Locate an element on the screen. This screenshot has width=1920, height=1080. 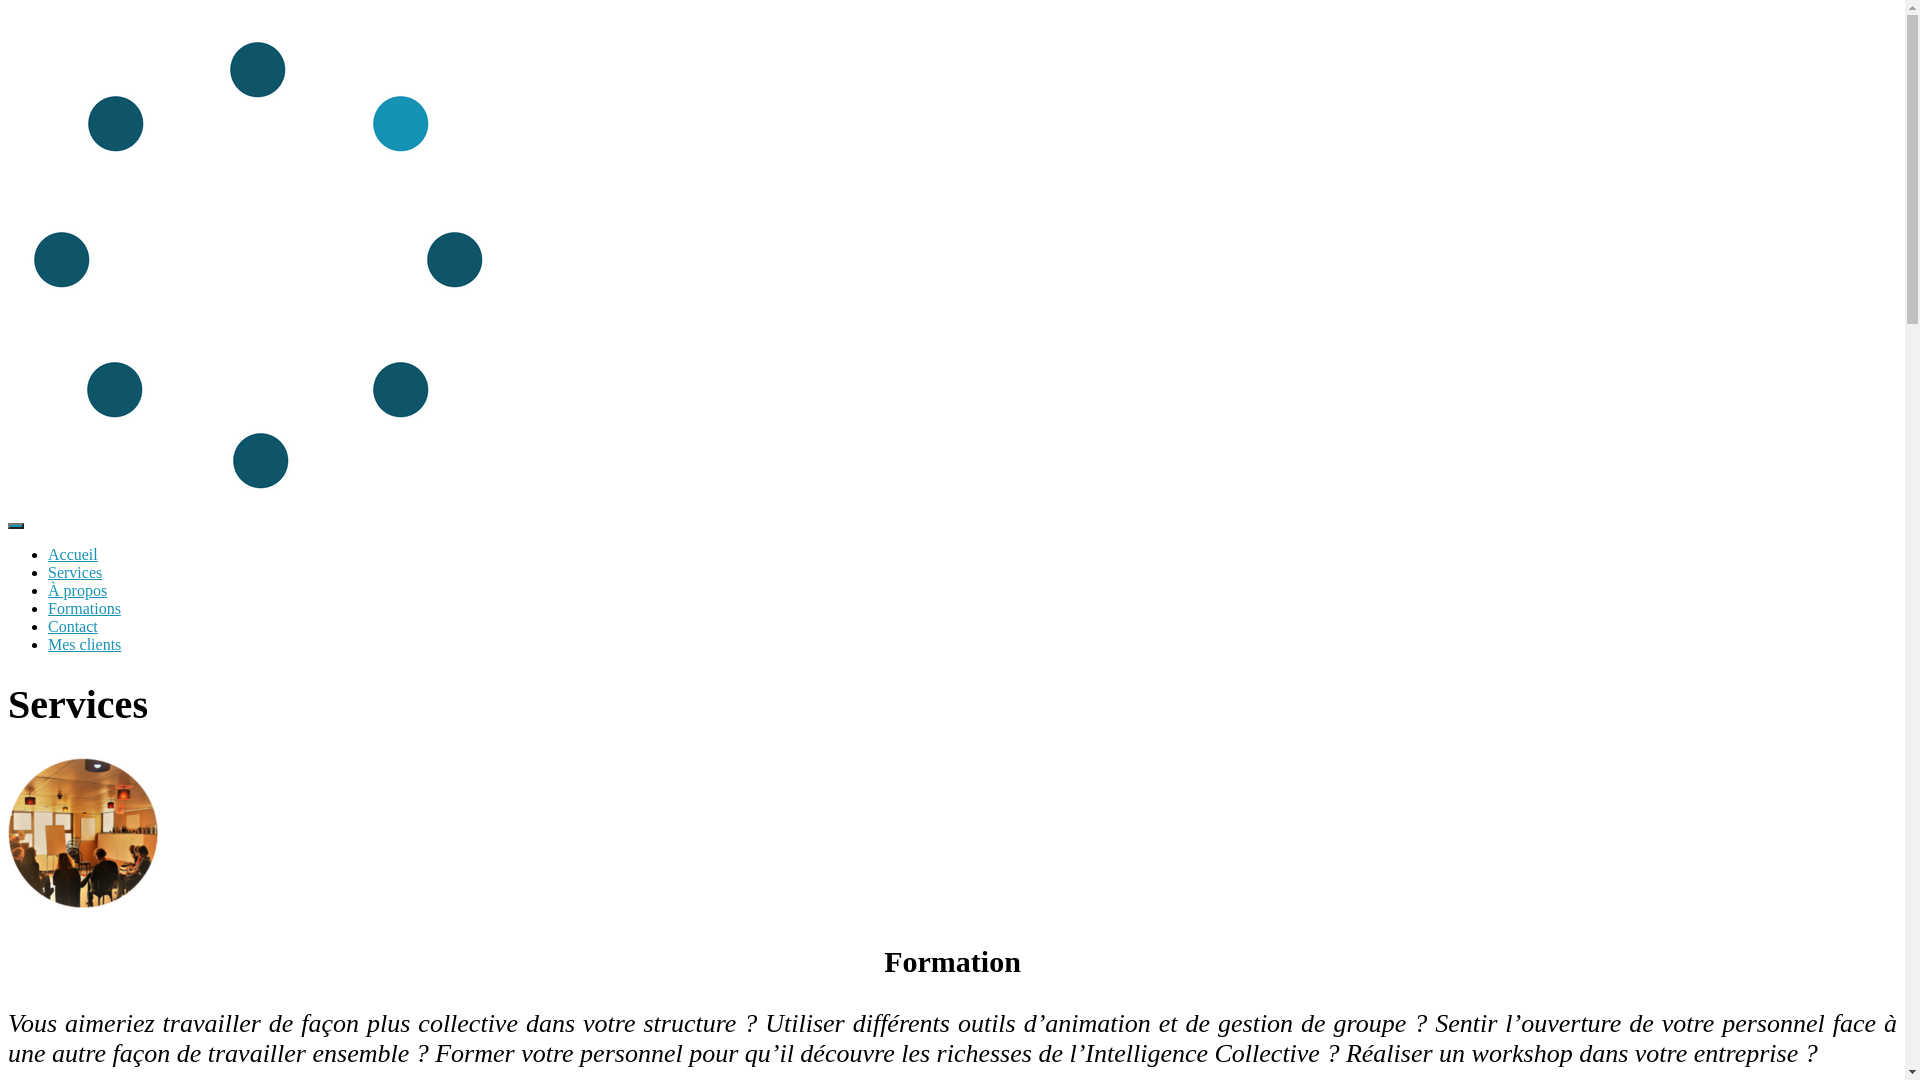
'Toggle Navigation' is located at coordinates (15, 524).